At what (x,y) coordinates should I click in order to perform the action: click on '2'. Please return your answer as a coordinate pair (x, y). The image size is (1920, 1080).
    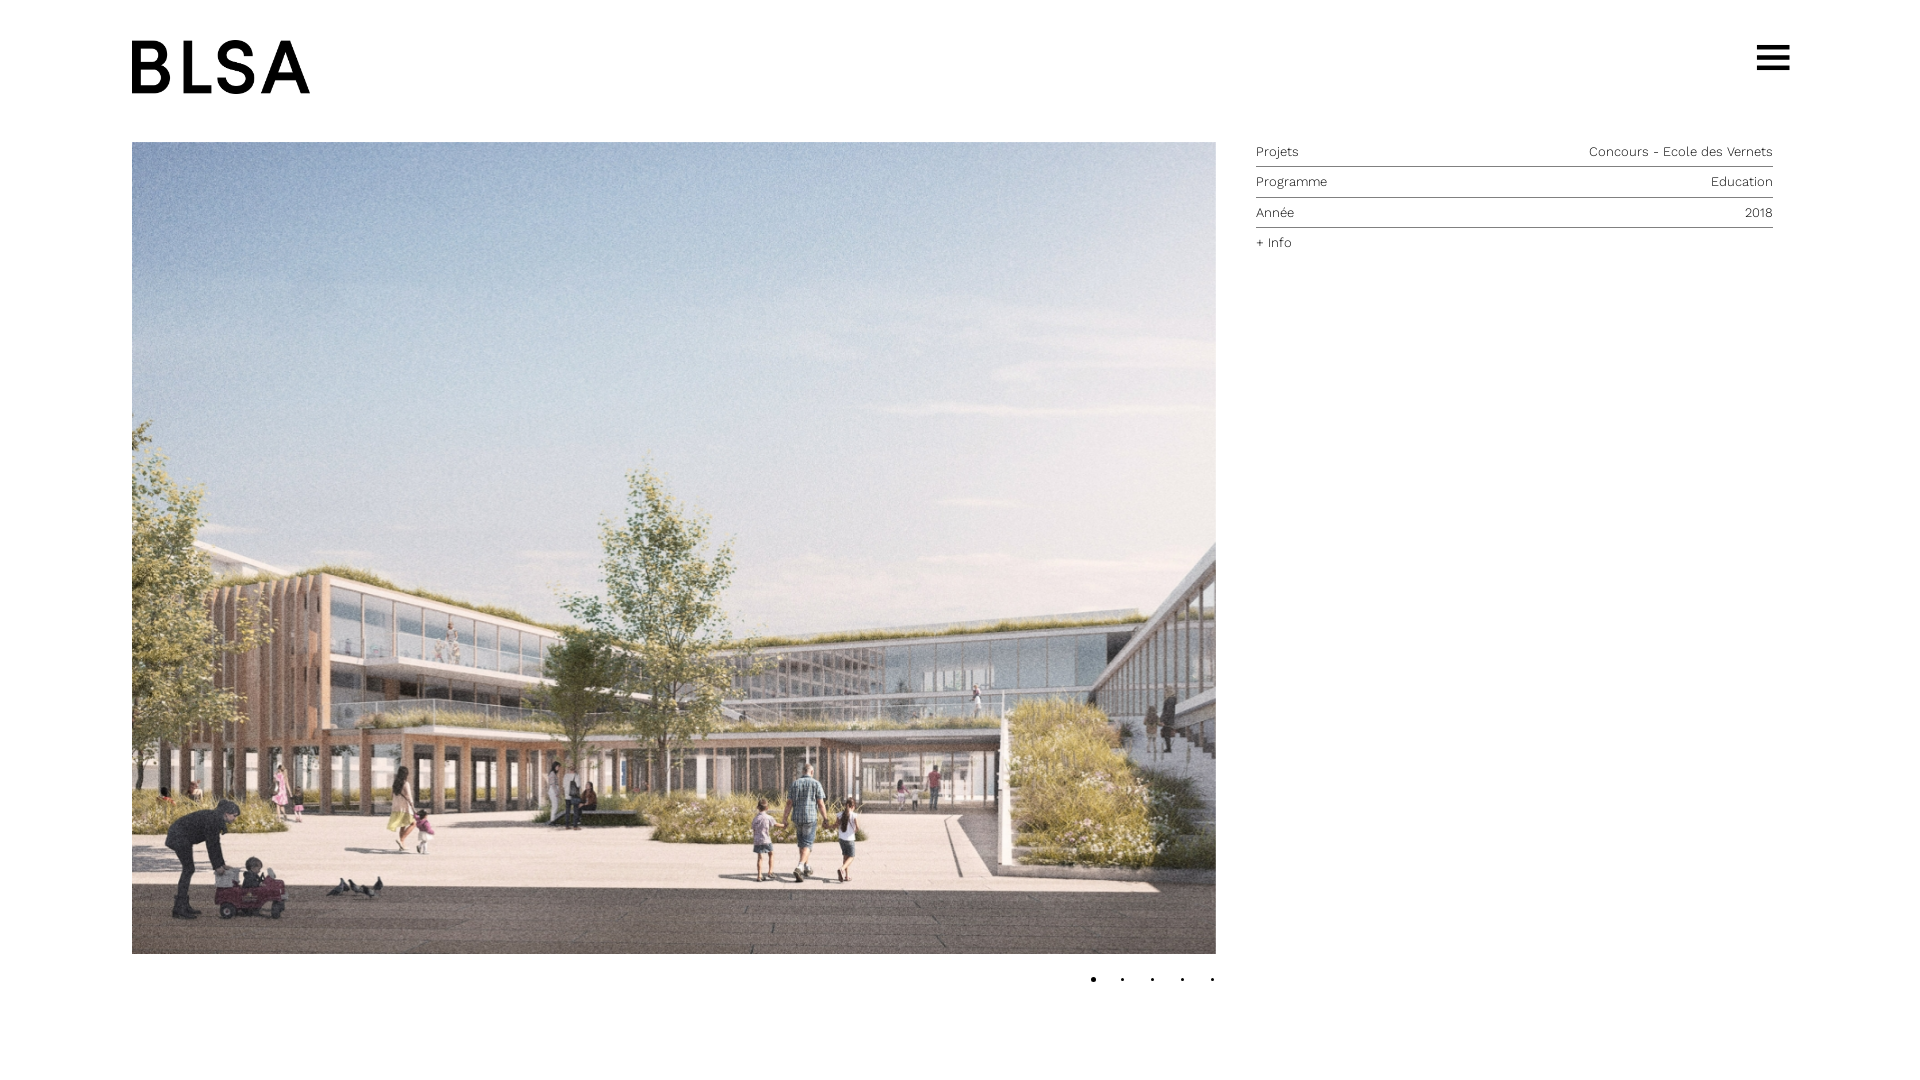
    Looking at the image, I should click on (1141, 982).